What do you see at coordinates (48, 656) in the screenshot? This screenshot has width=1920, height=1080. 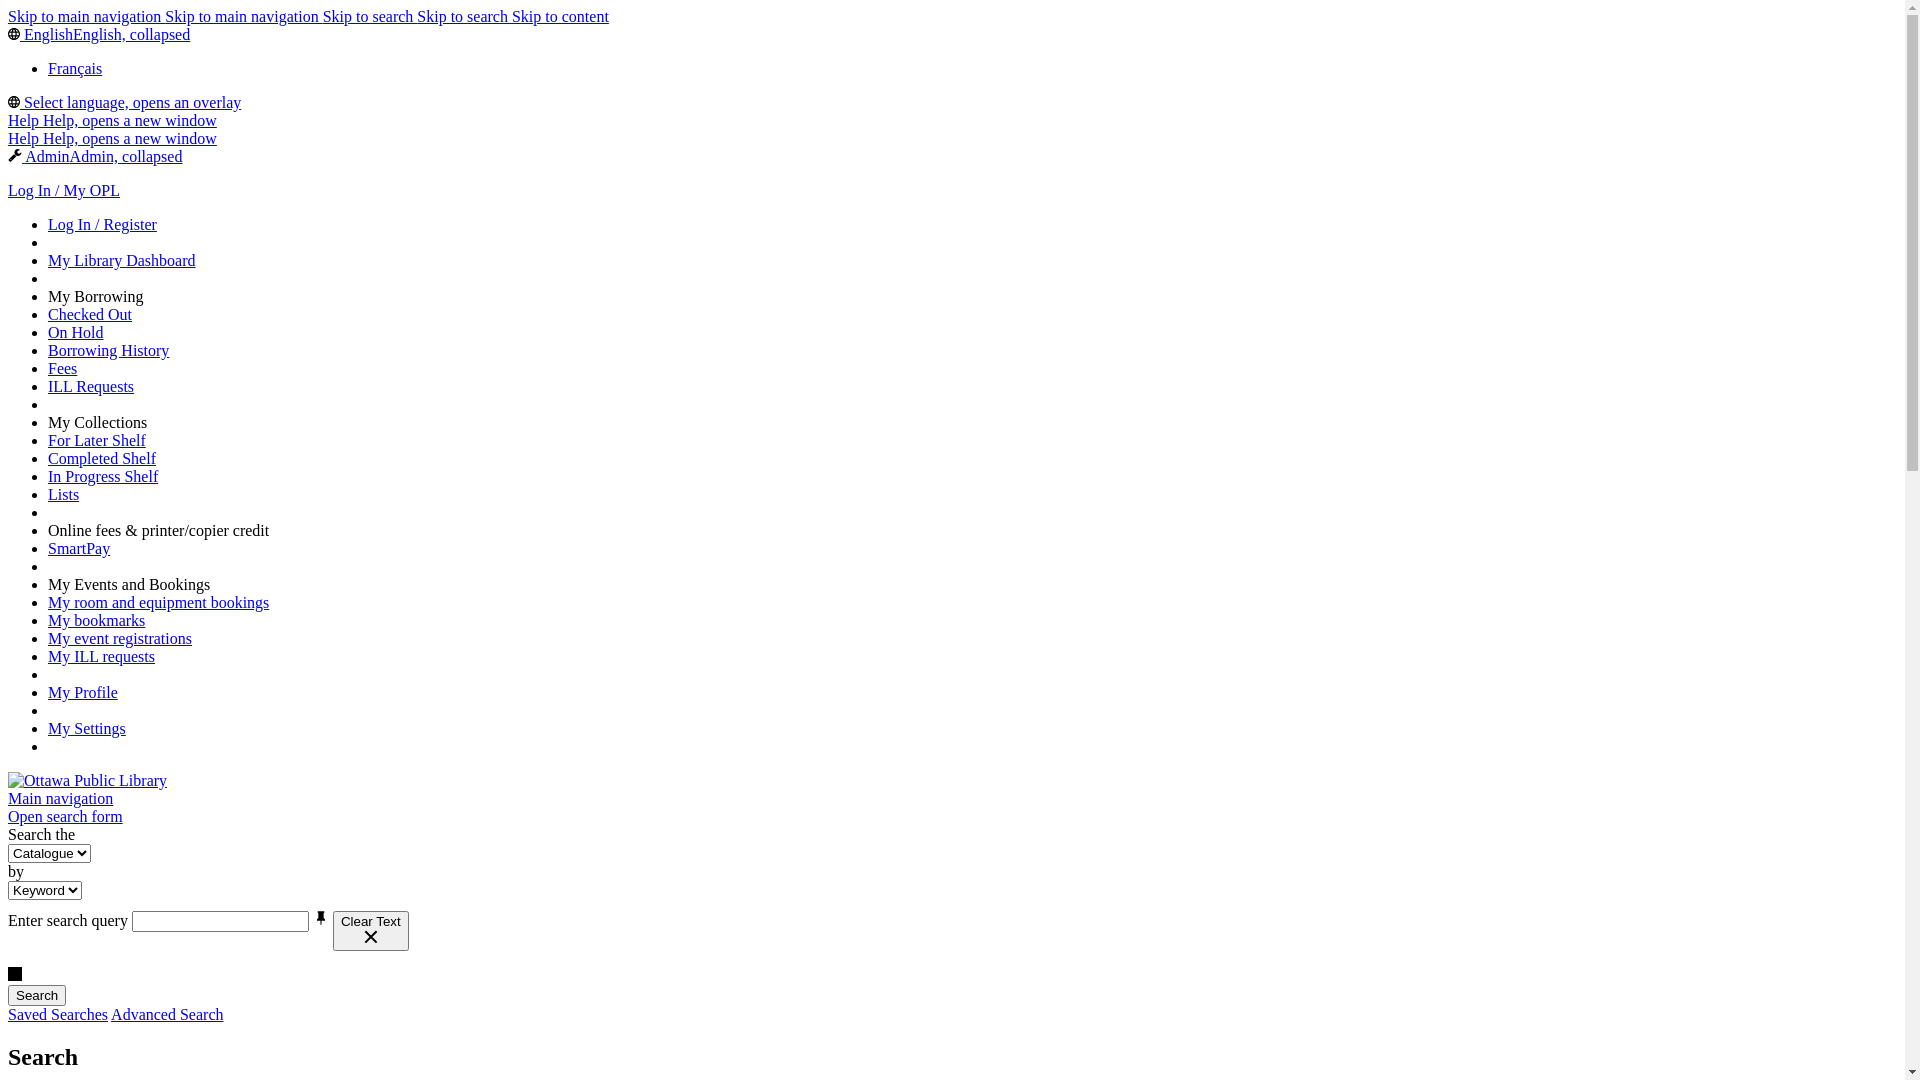 I see `'My ILL requests'` at bounding box center [48, 656].